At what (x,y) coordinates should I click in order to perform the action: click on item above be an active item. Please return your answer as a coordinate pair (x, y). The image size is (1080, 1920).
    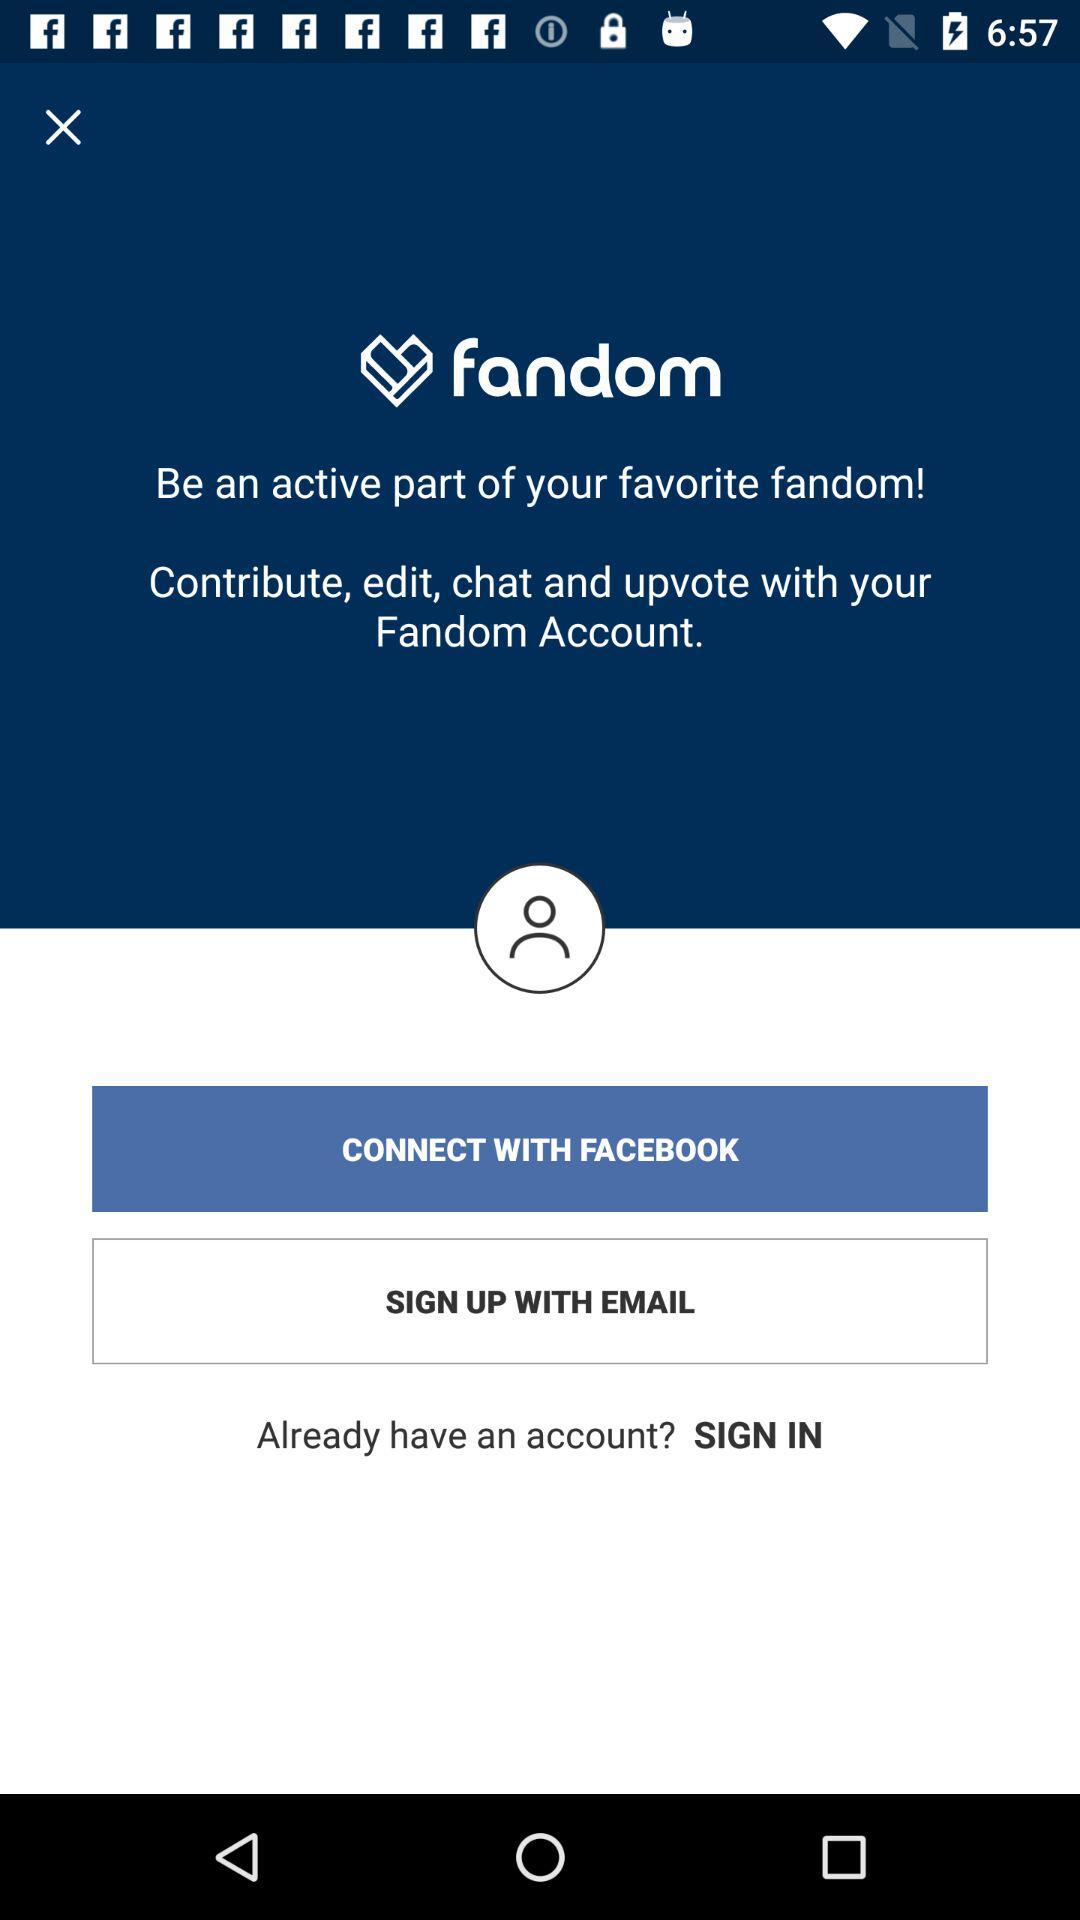
    Looking at the image, I should click on (62, 125).